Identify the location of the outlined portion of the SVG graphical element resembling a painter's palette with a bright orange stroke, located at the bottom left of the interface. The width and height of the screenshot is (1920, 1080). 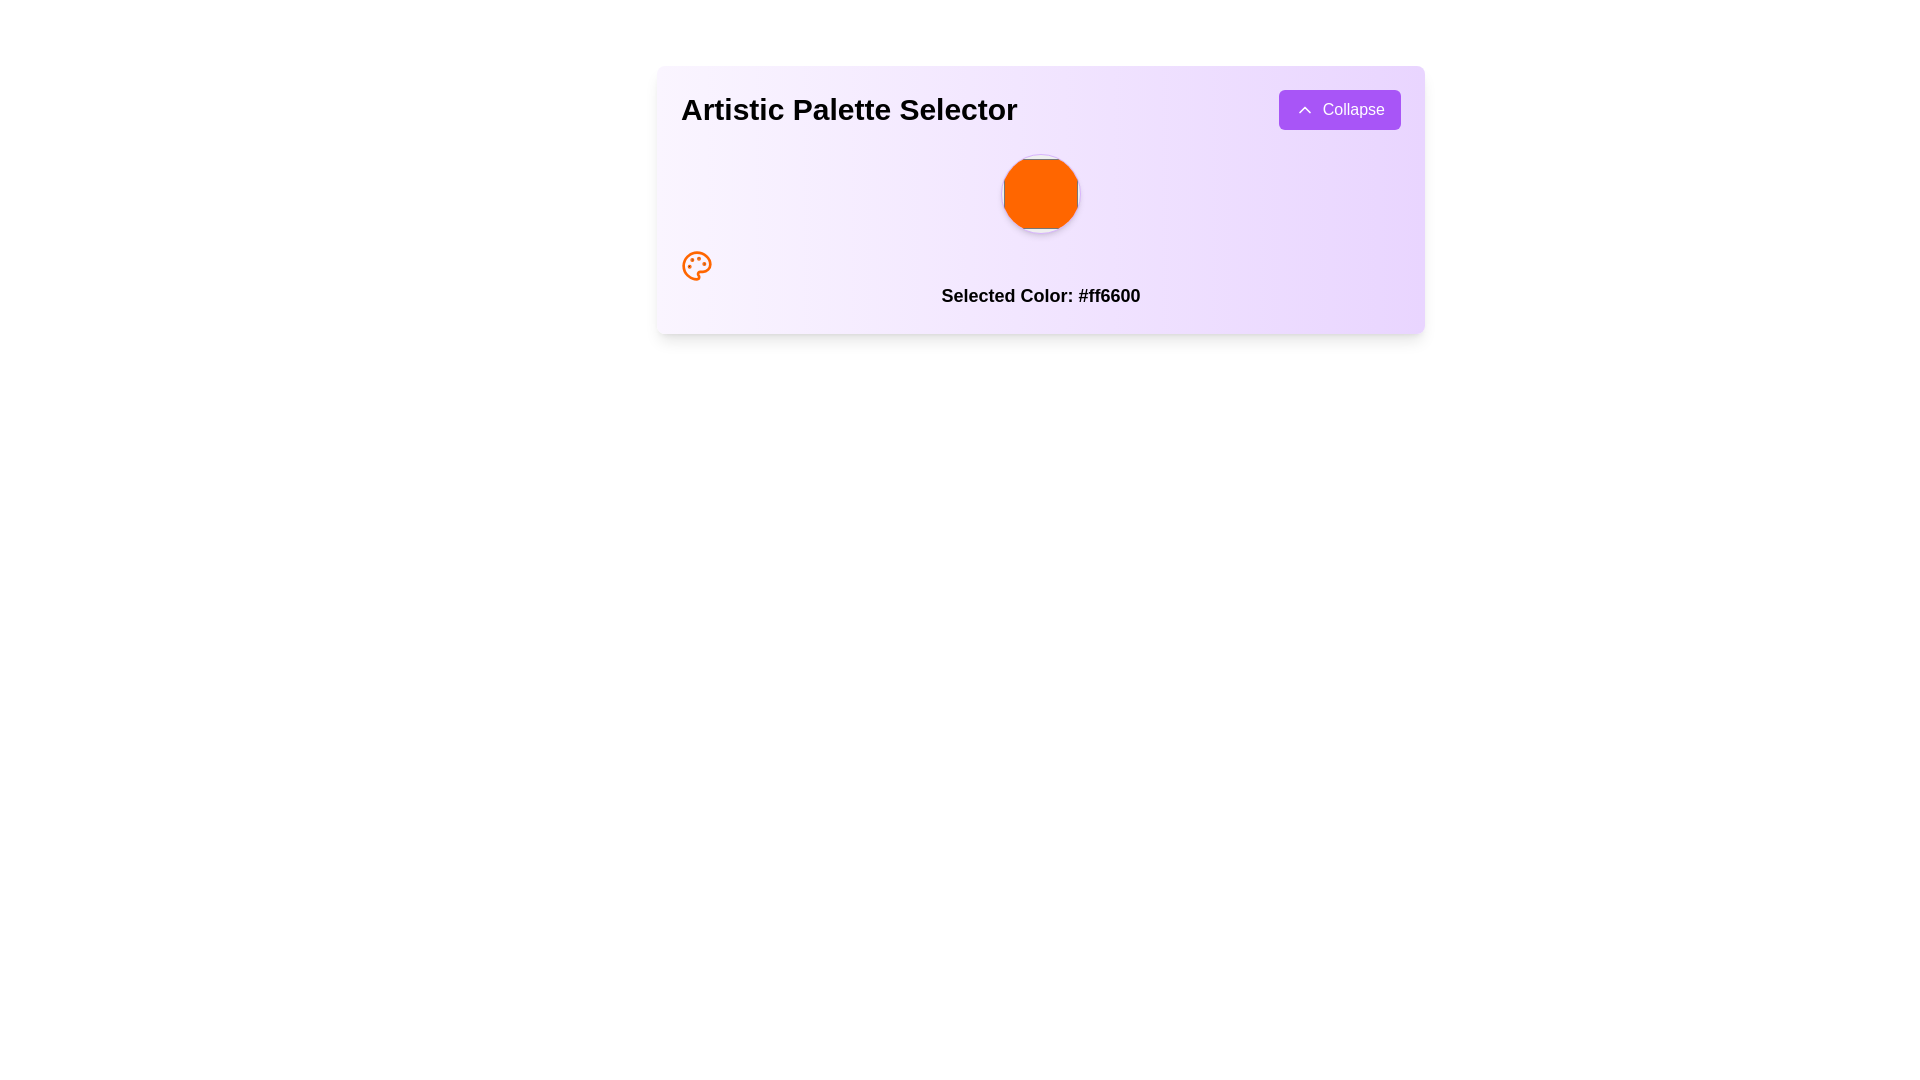
(696, 265).